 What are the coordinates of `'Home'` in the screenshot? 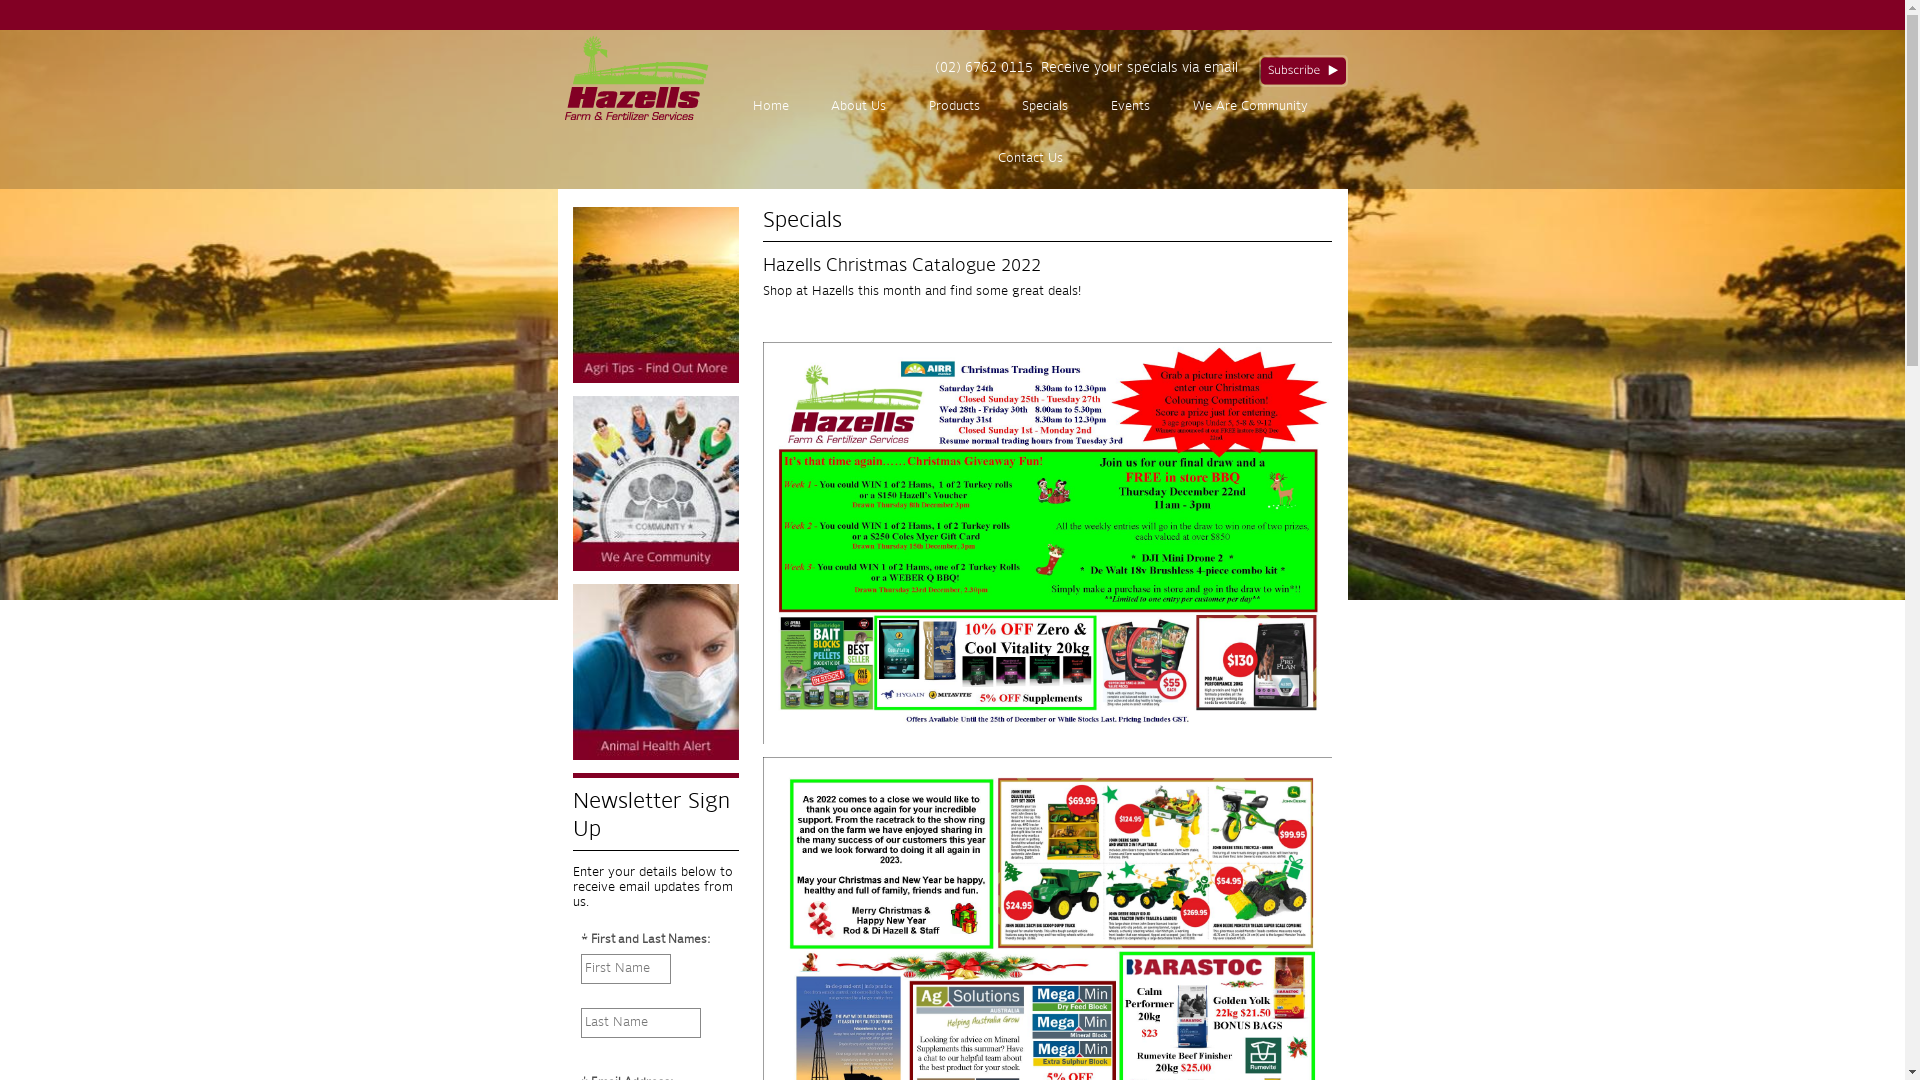 It's located at (769, 107).